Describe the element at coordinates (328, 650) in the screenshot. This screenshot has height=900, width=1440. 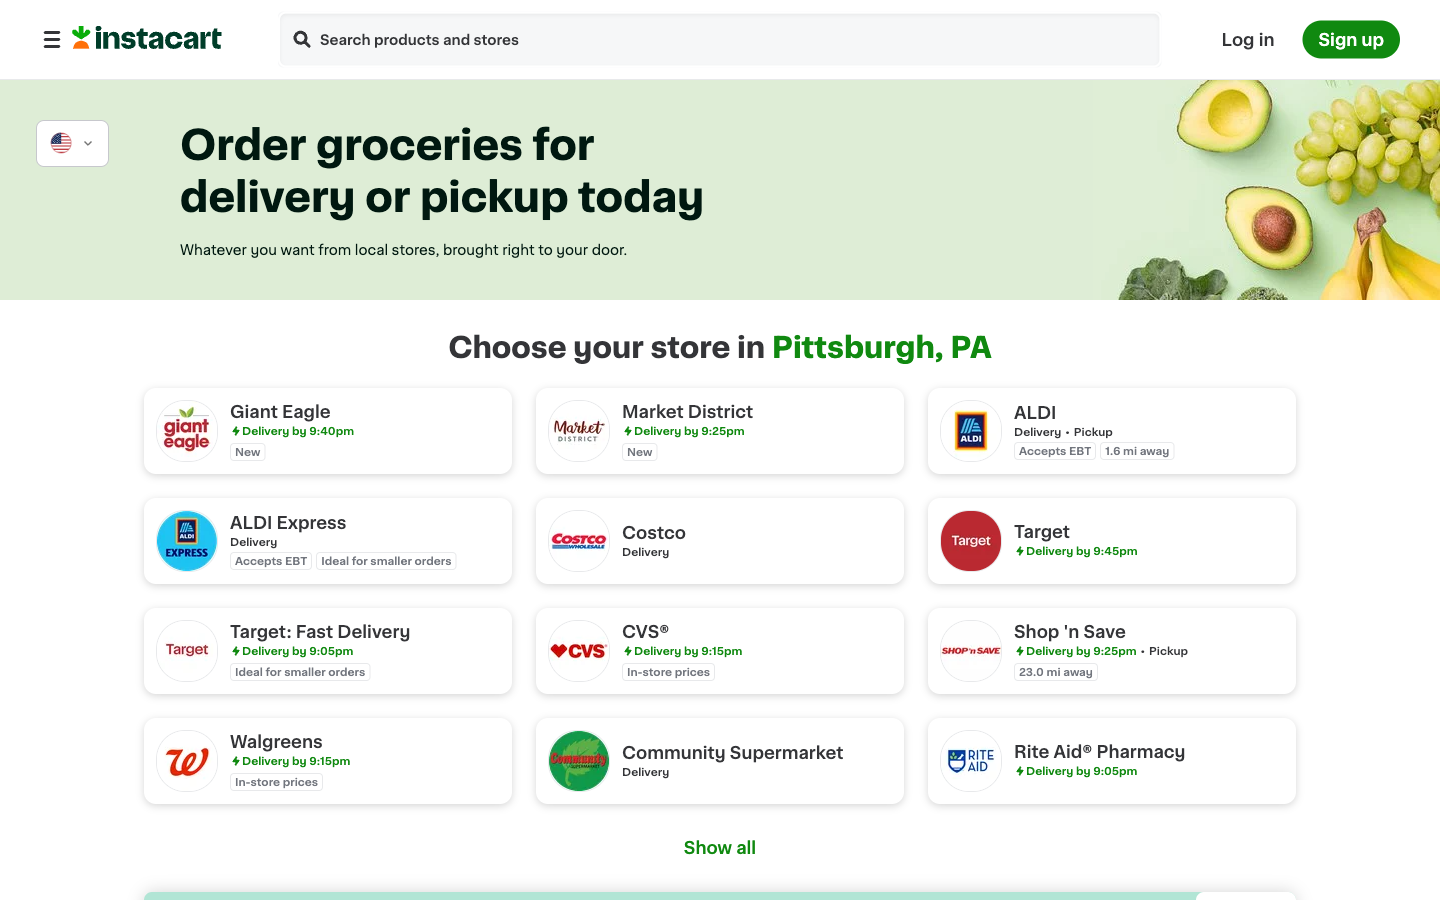
I see `Request swift dispatch from Target Store` at that location.